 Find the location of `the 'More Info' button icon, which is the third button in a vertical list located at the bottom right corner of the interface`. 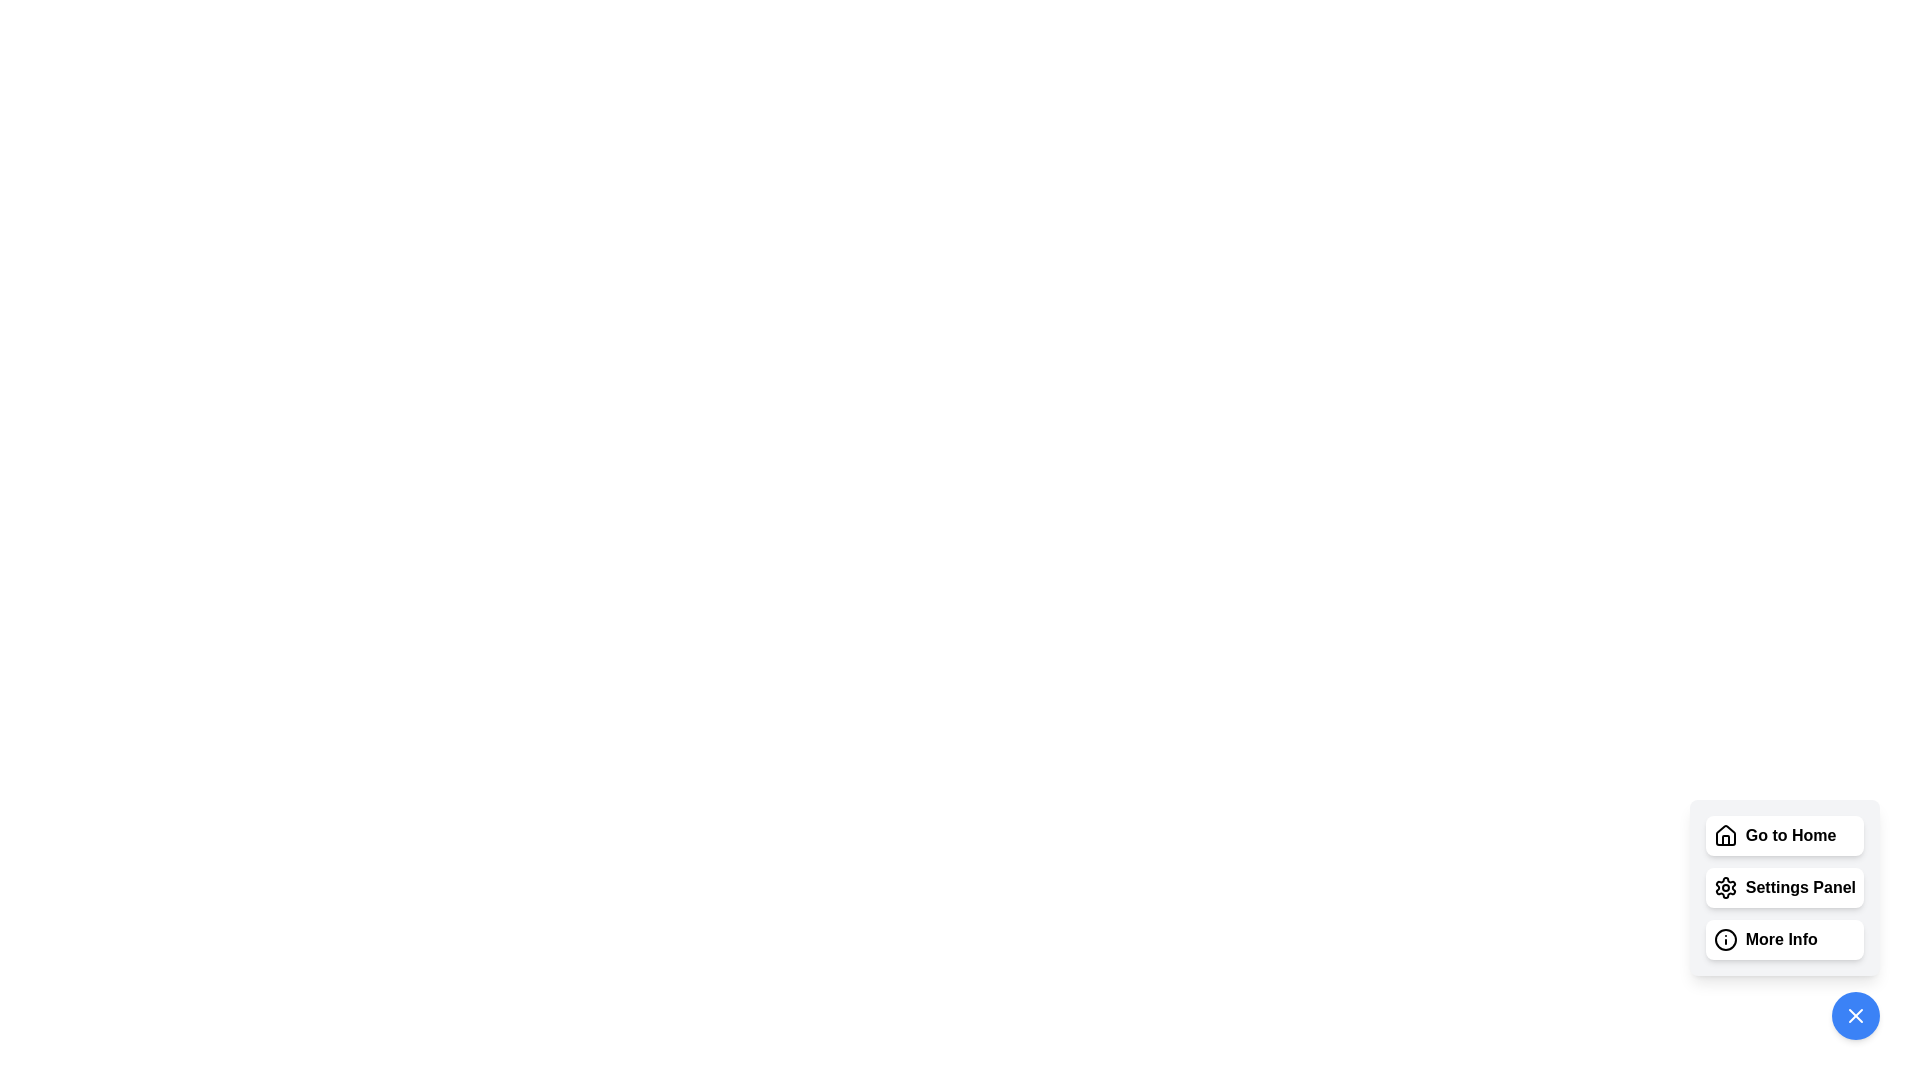

the 'More Info' button icon, which is the third button in a vertical list located at the bottom right corner of the interface is located at coordinates (1724, 940).